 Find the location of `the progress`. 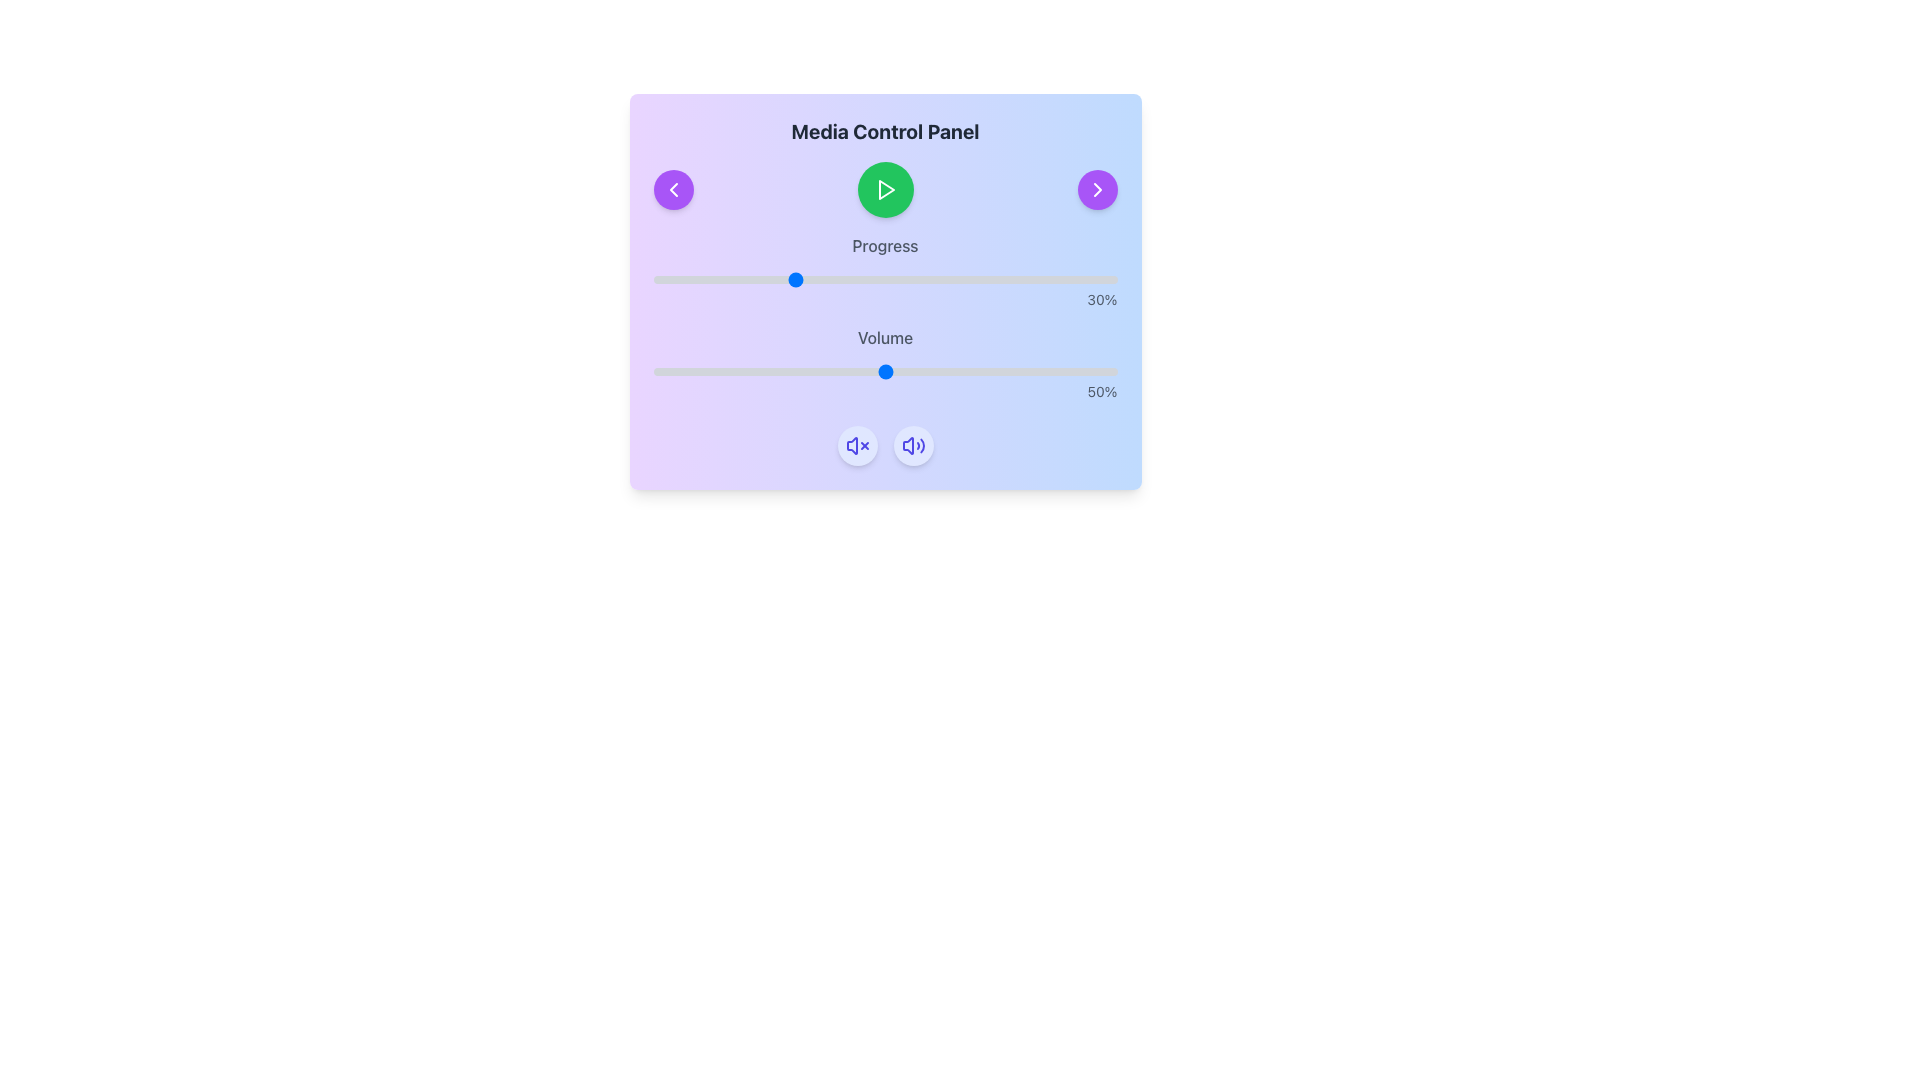

the progress is located at coordinates (1046, 280).